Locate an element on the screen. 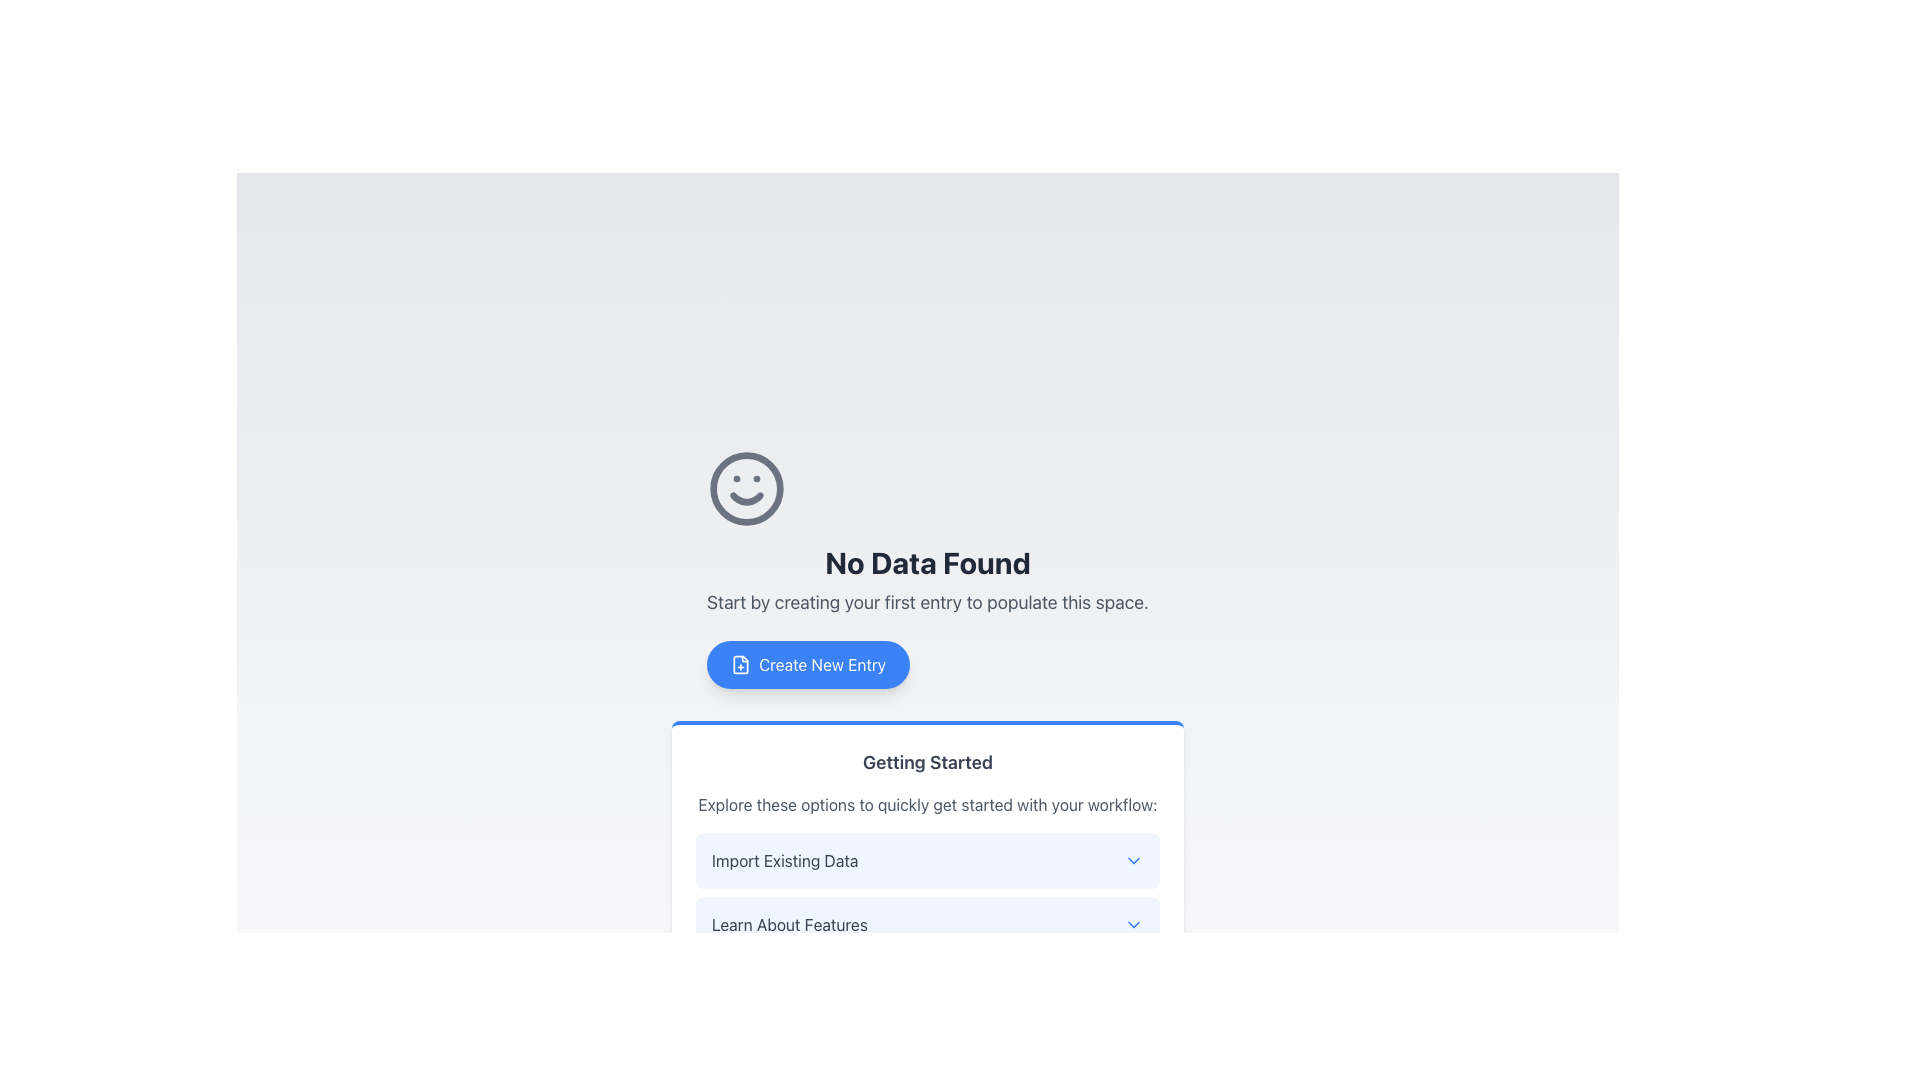 Image resolution: width=1920 pixels, height=1080 pixels. the text label that says 'Import Existing Data', which is styled in gray color and located in a light blue section of the interface is located at coordinates (784, 859).